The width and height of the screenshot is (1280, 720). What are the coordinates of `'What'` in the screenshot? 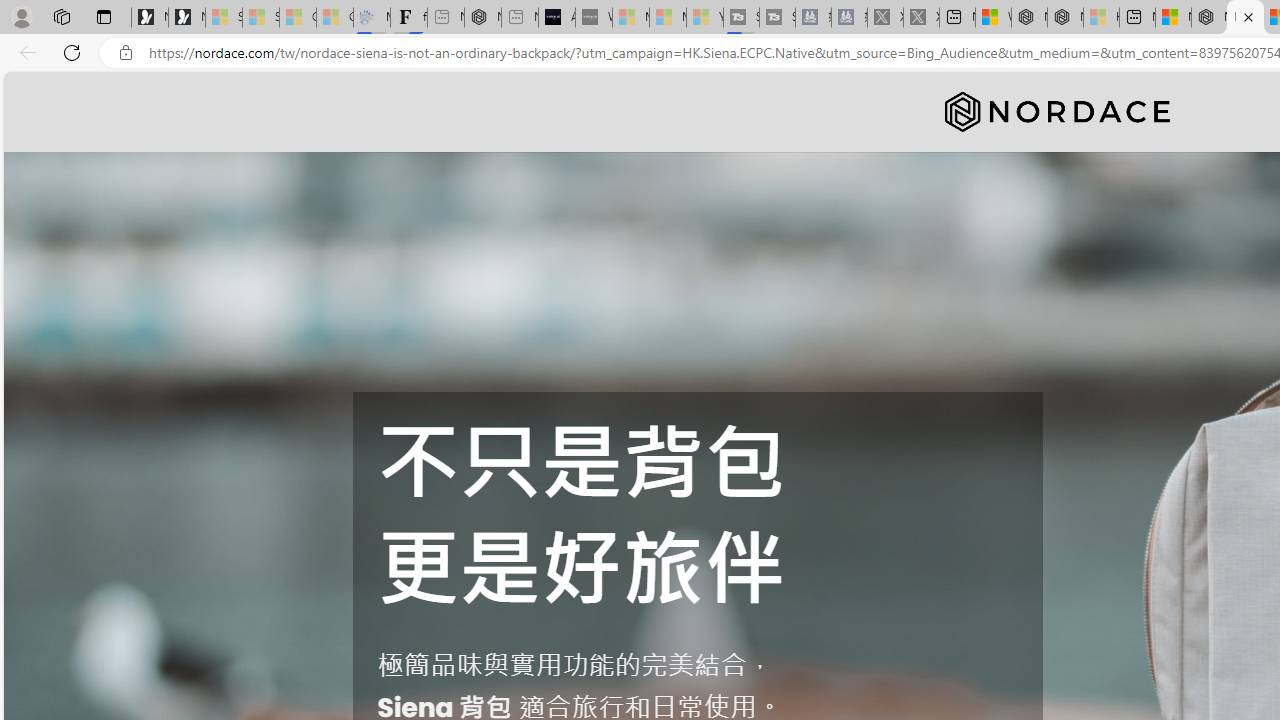 It's located at (592, 17).